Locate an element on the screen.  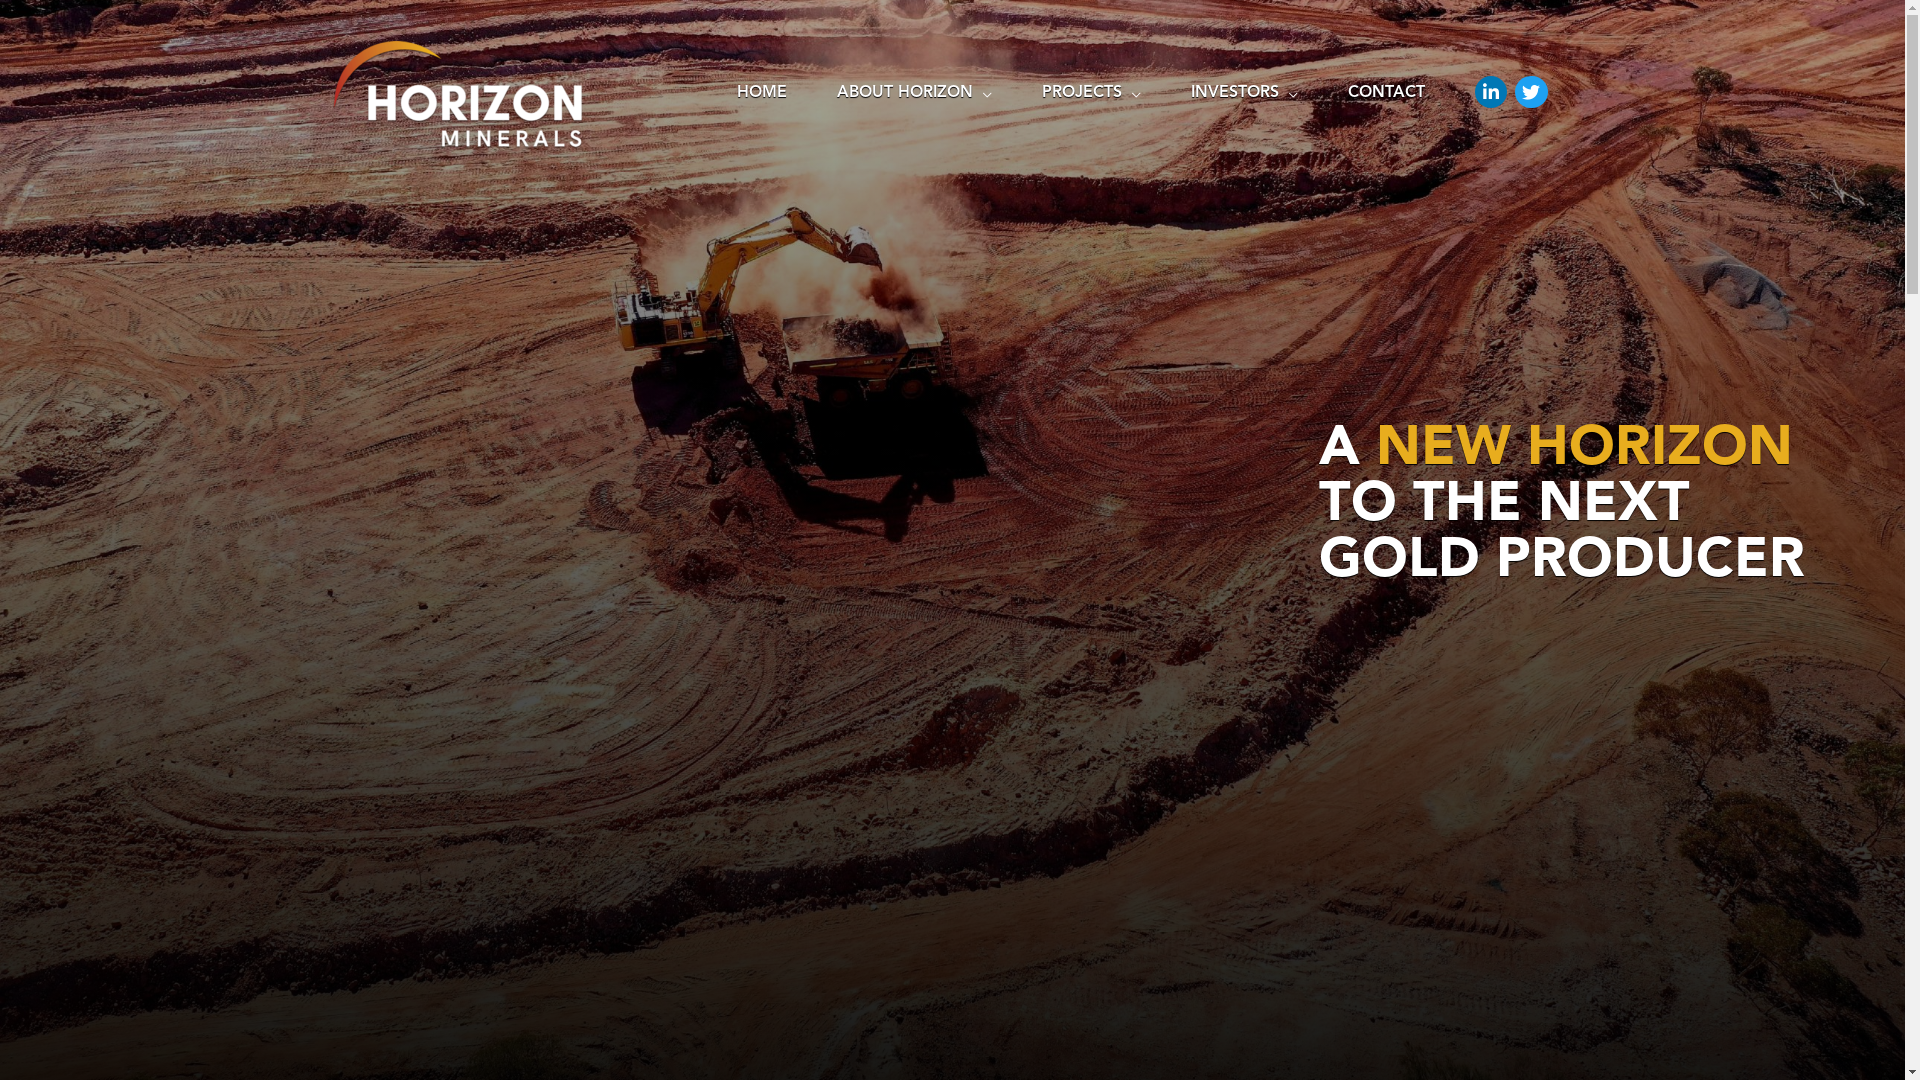
'PROJECTS' is located at coordinates (1090, 95).